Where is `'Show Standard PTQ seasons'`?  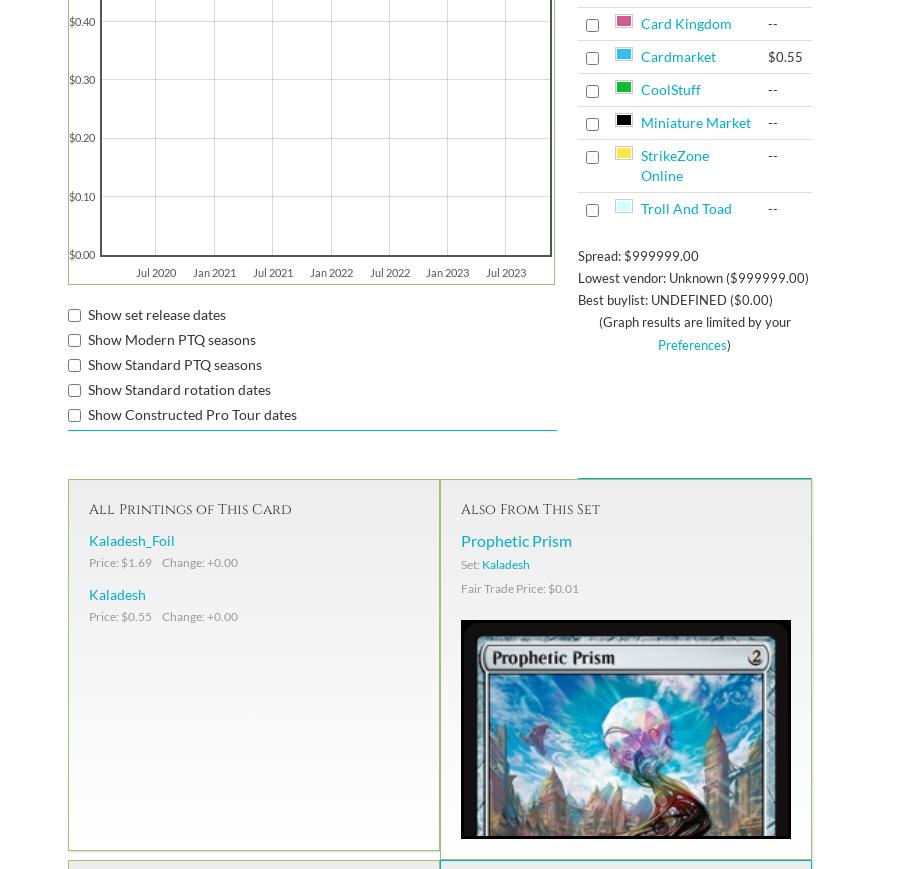
'Show Standard PTQ seasons' is located at coordinates (174, 363).